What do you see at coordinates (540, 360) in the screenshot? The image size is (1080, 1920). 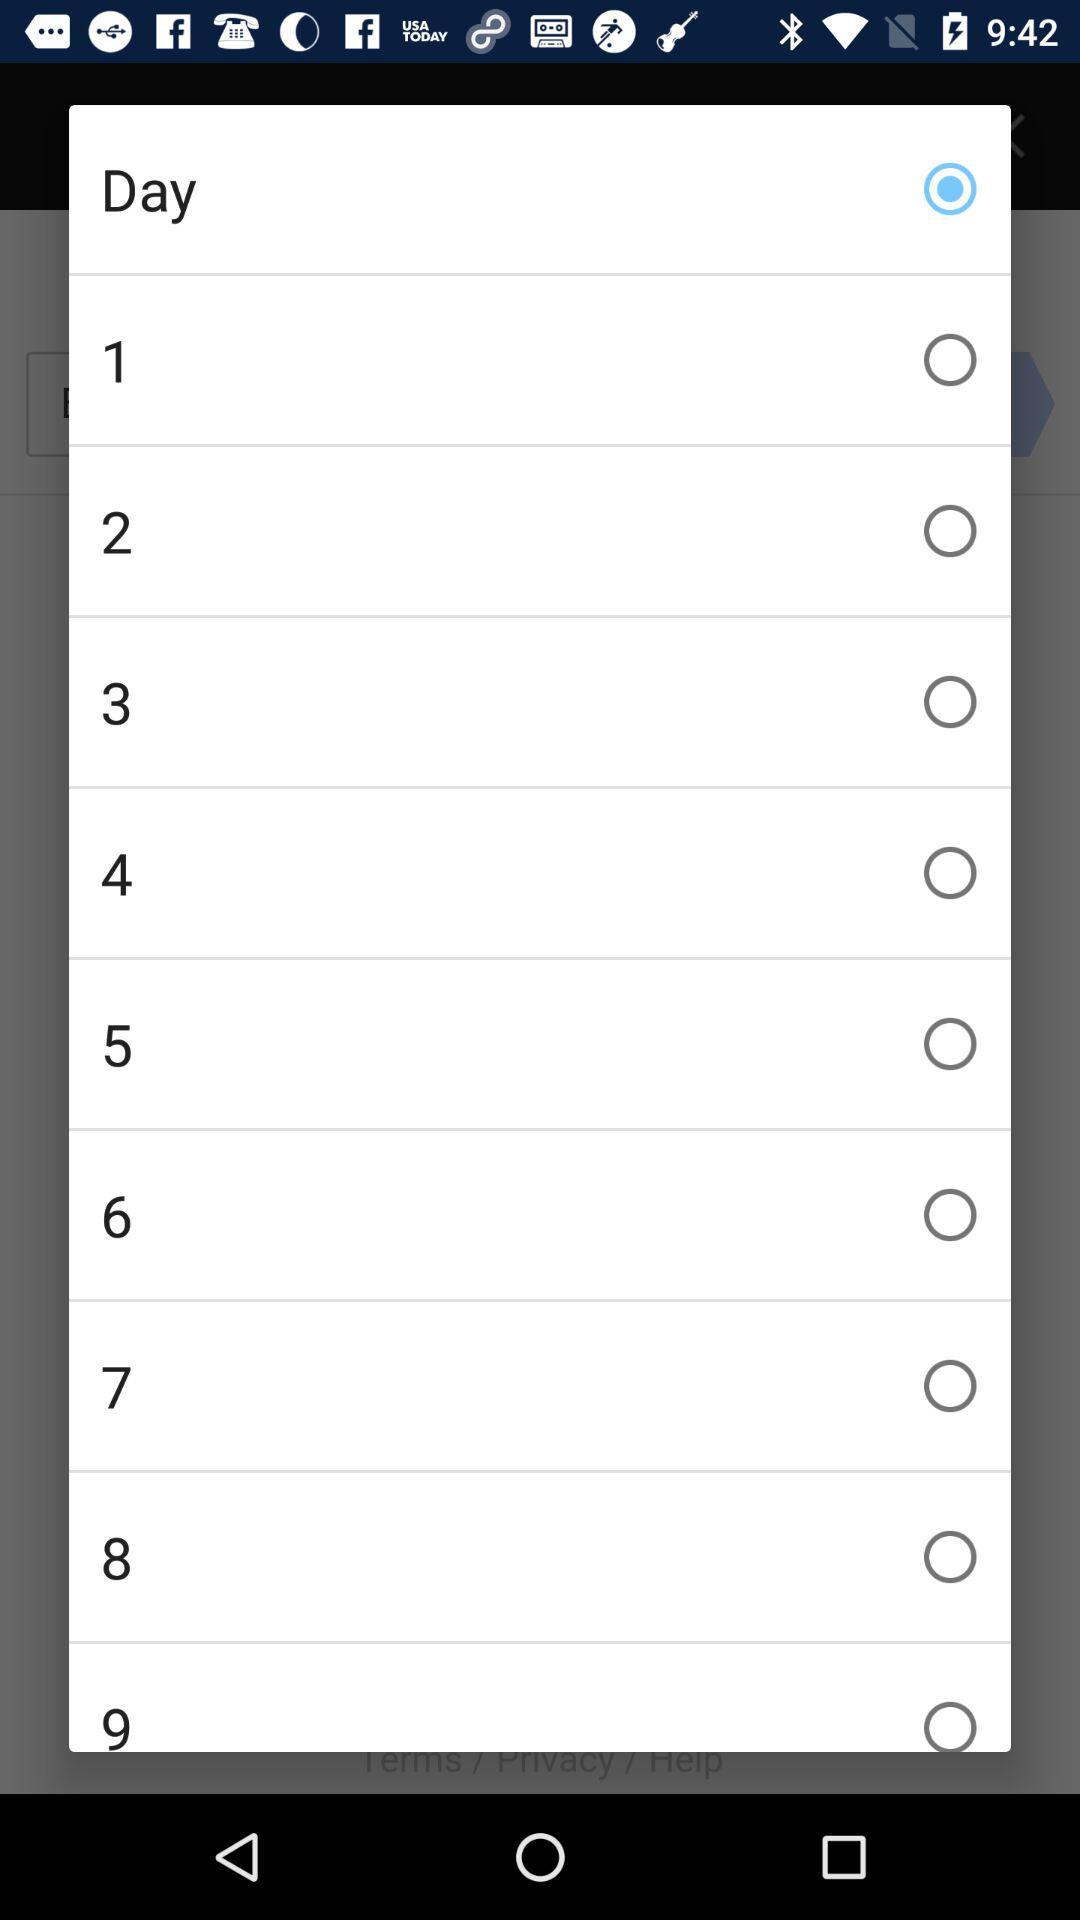 I see `the item below day item` at bounding box center [540, 360].